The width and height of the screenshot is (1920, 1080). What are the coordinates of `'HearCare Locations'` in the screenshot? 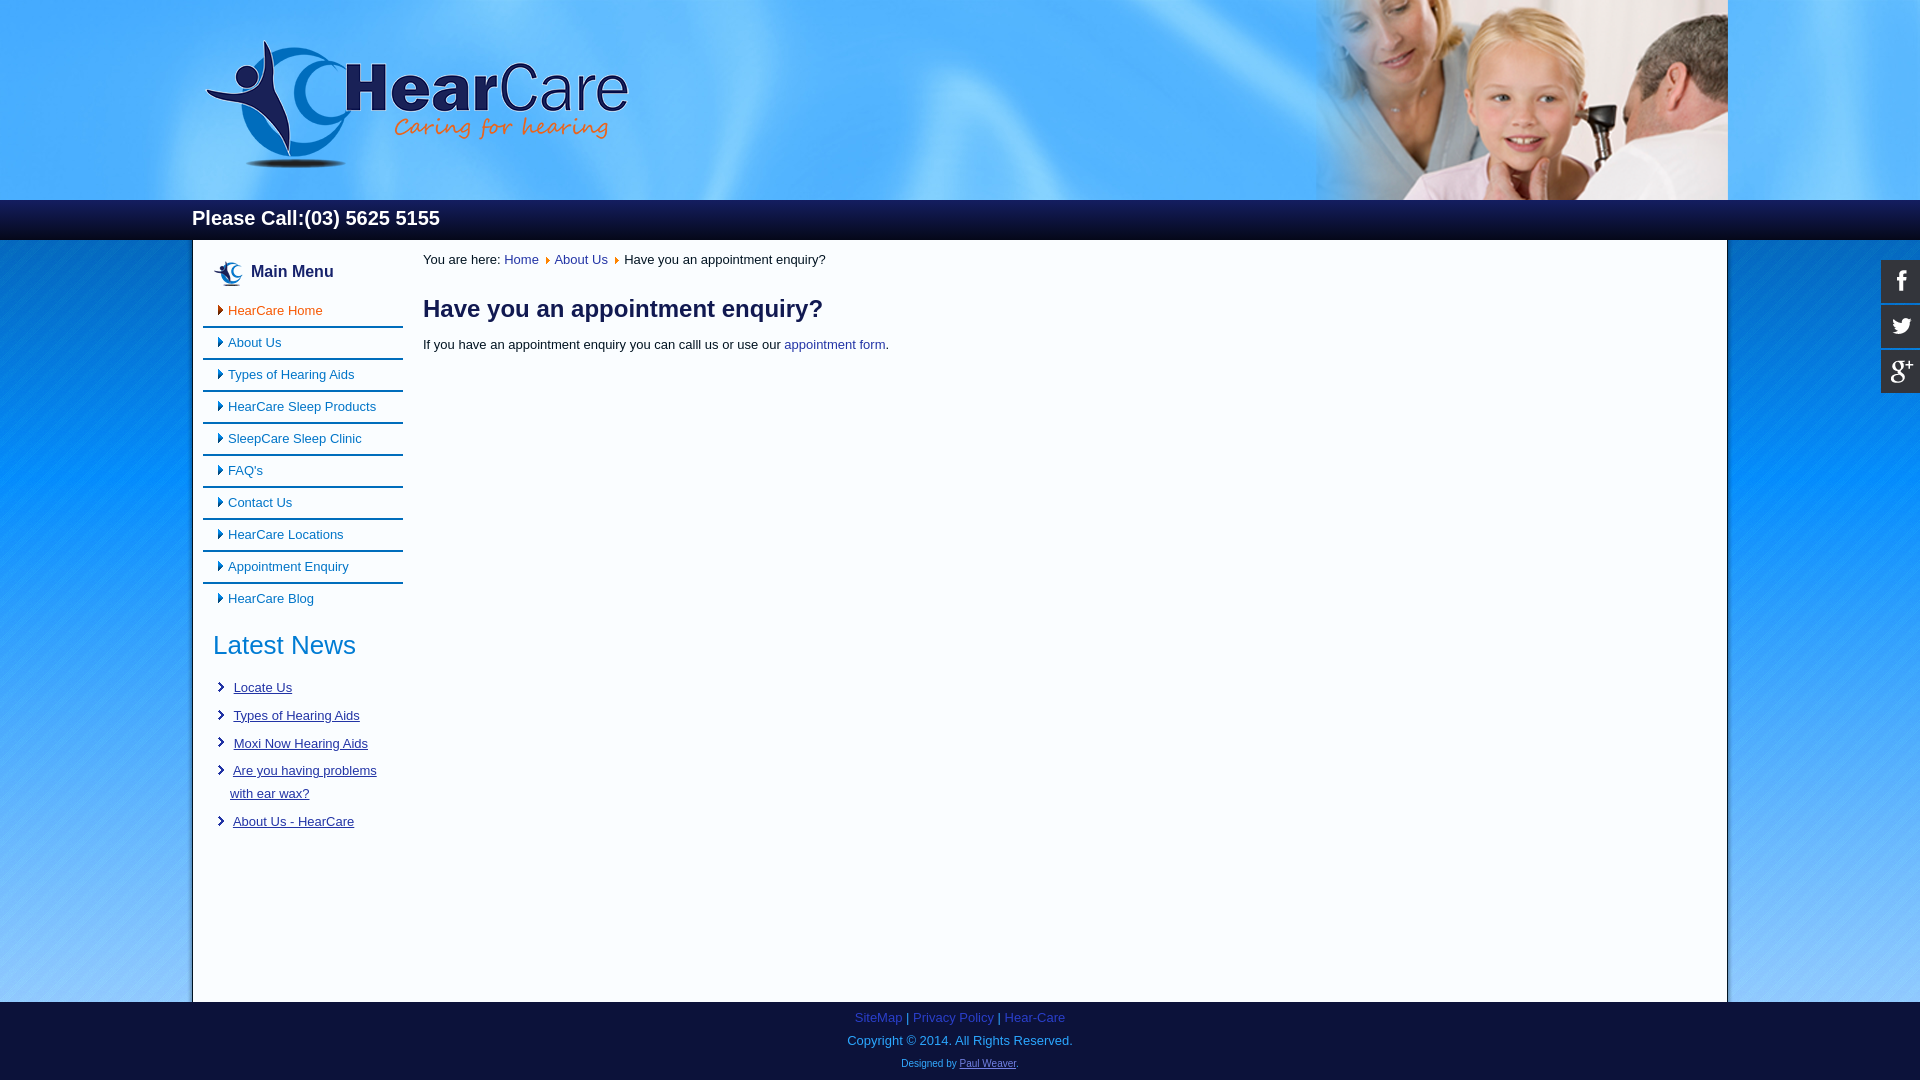 It's located at (301, 534).